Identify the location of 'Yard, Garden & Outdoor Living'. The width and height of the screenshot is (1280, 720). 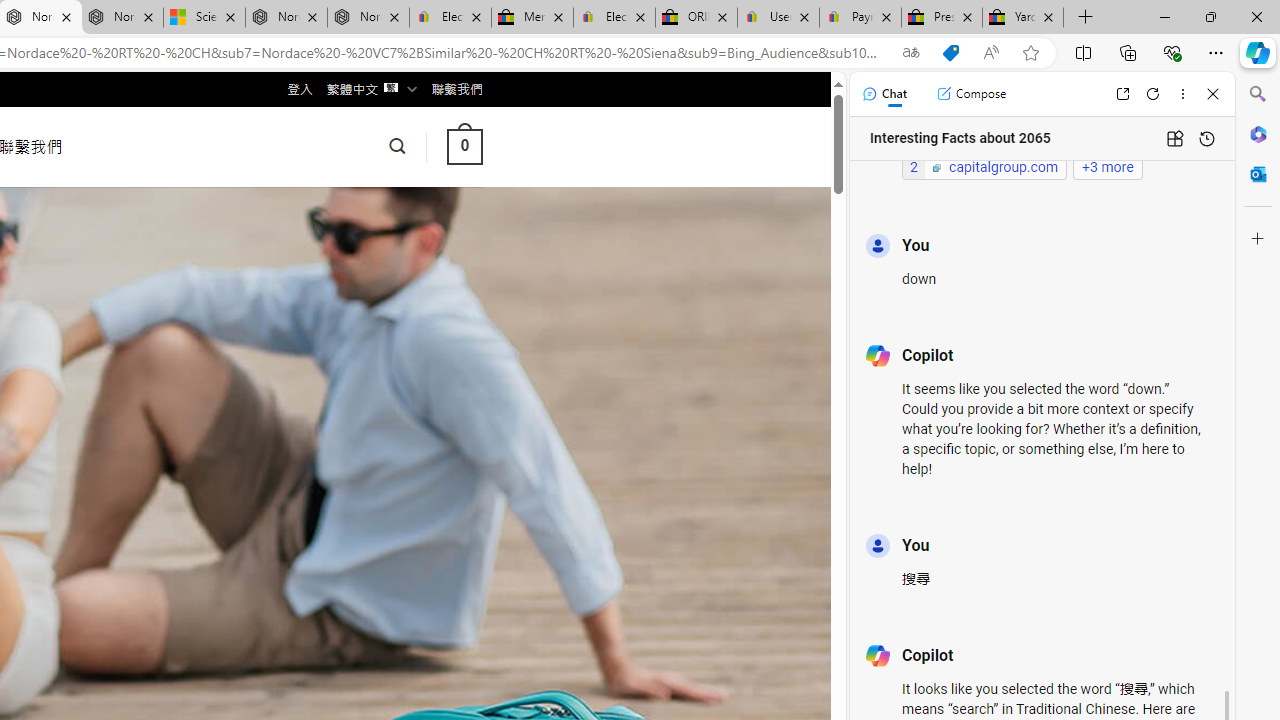
(1023, 17).